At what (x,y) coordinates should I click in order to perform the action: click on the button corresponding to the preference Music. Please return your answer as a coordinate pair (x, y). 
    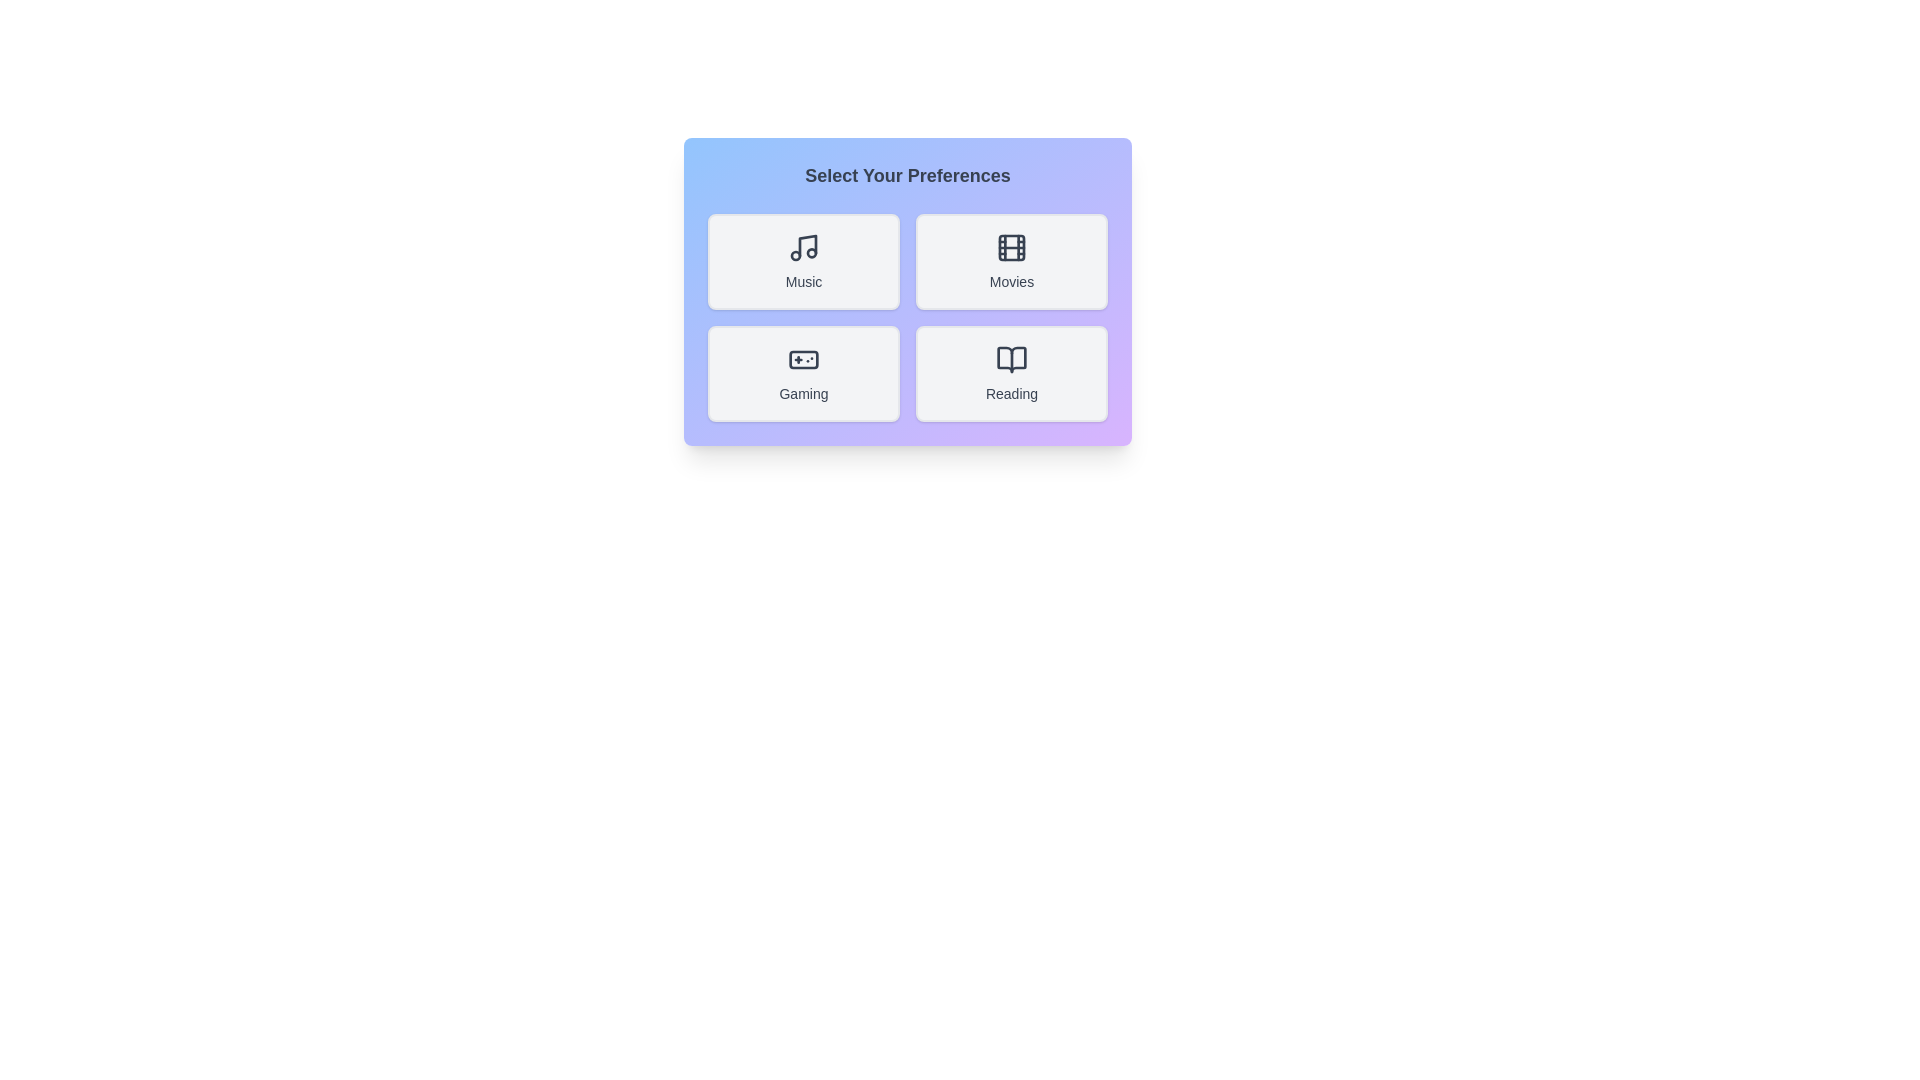
    Looking at the image, I should click on (804, 261).